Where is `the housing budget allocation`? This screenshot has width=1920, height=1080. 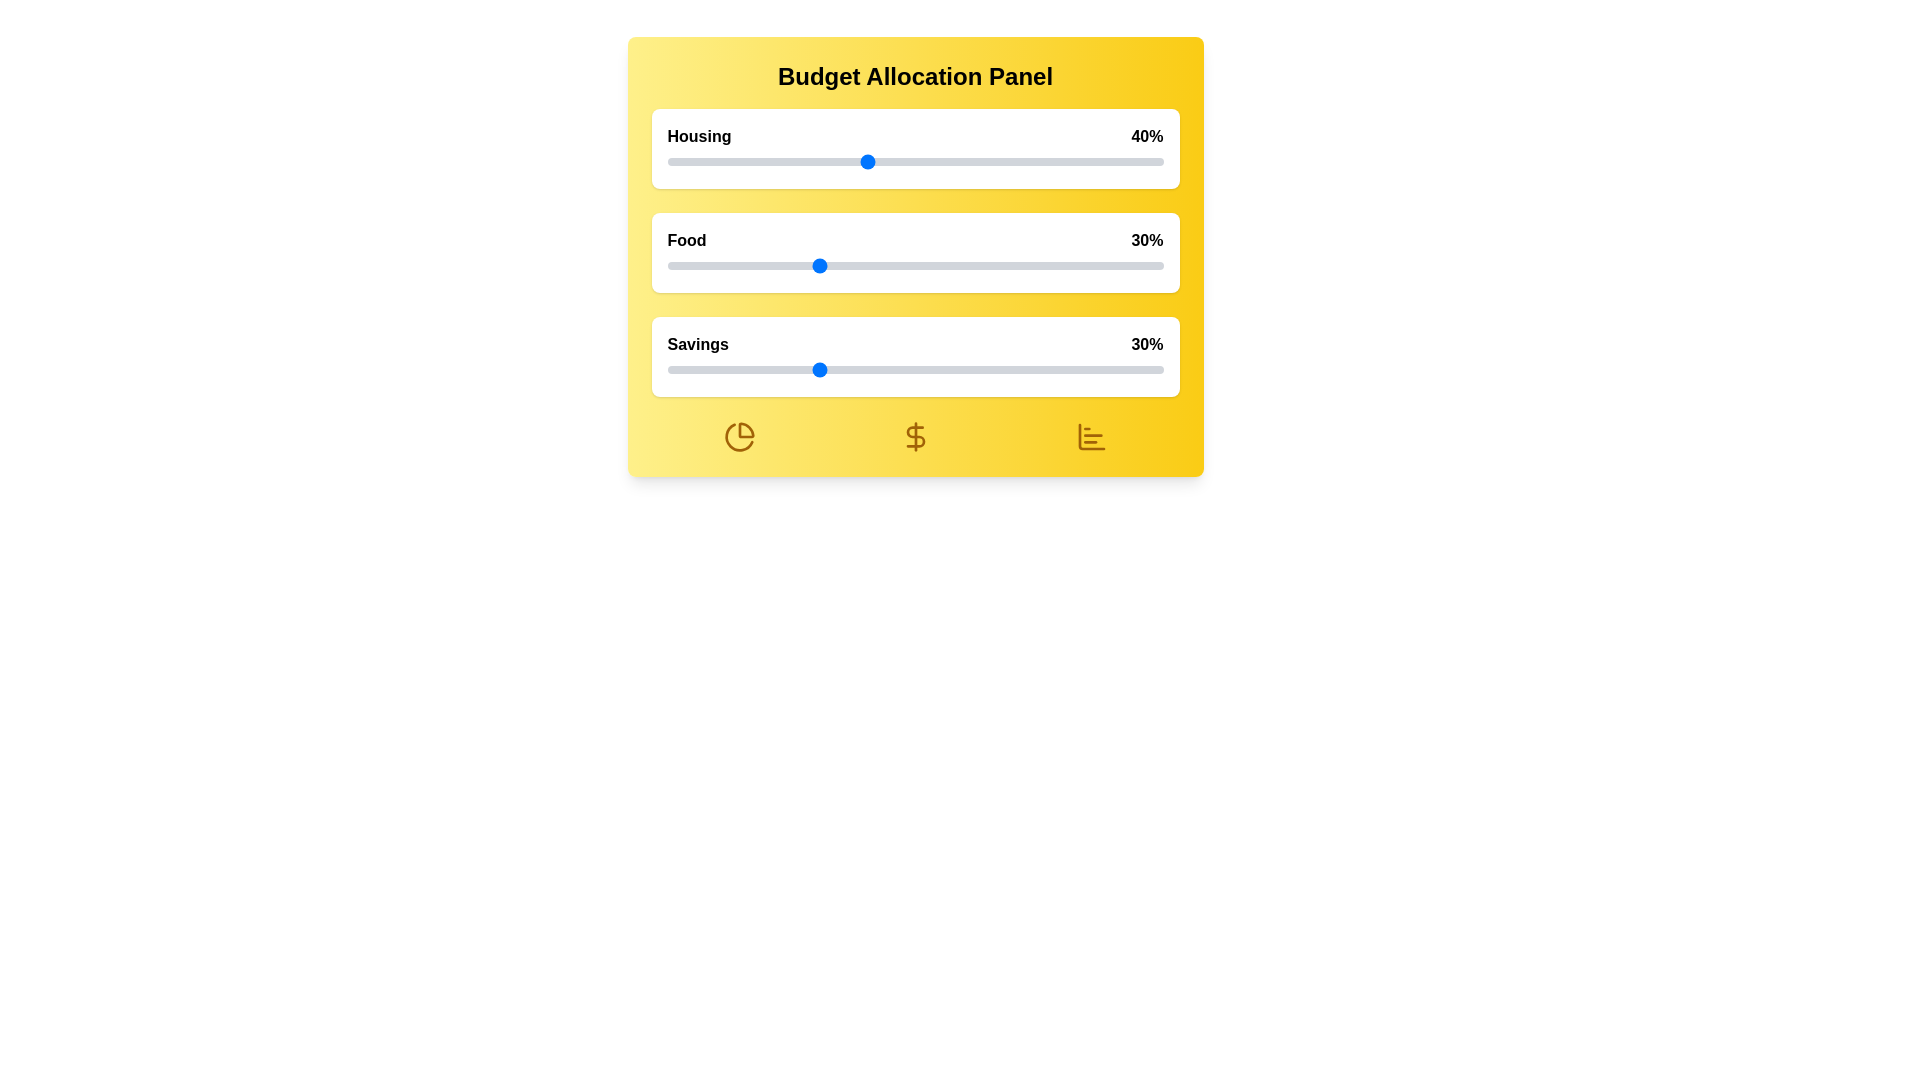
the housing budget allocation is located at coordinates (1014, 161).